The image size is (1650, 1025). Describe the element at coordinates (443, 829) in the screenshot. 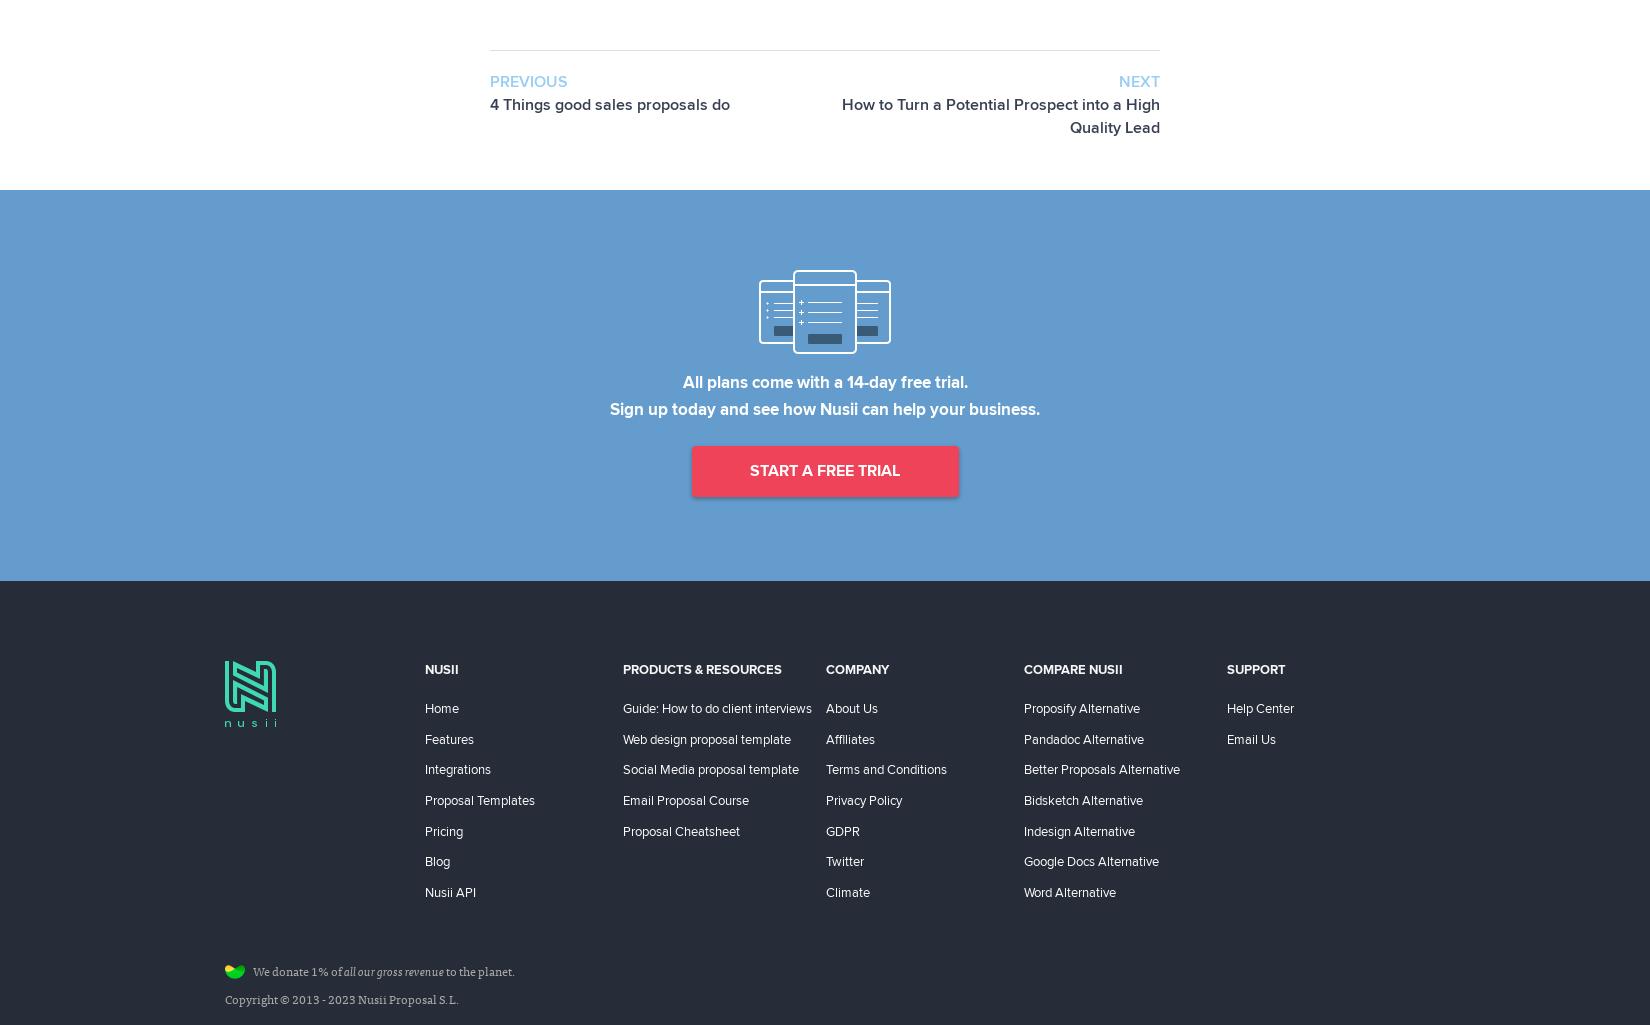

I see `'Pricing'` at that location.